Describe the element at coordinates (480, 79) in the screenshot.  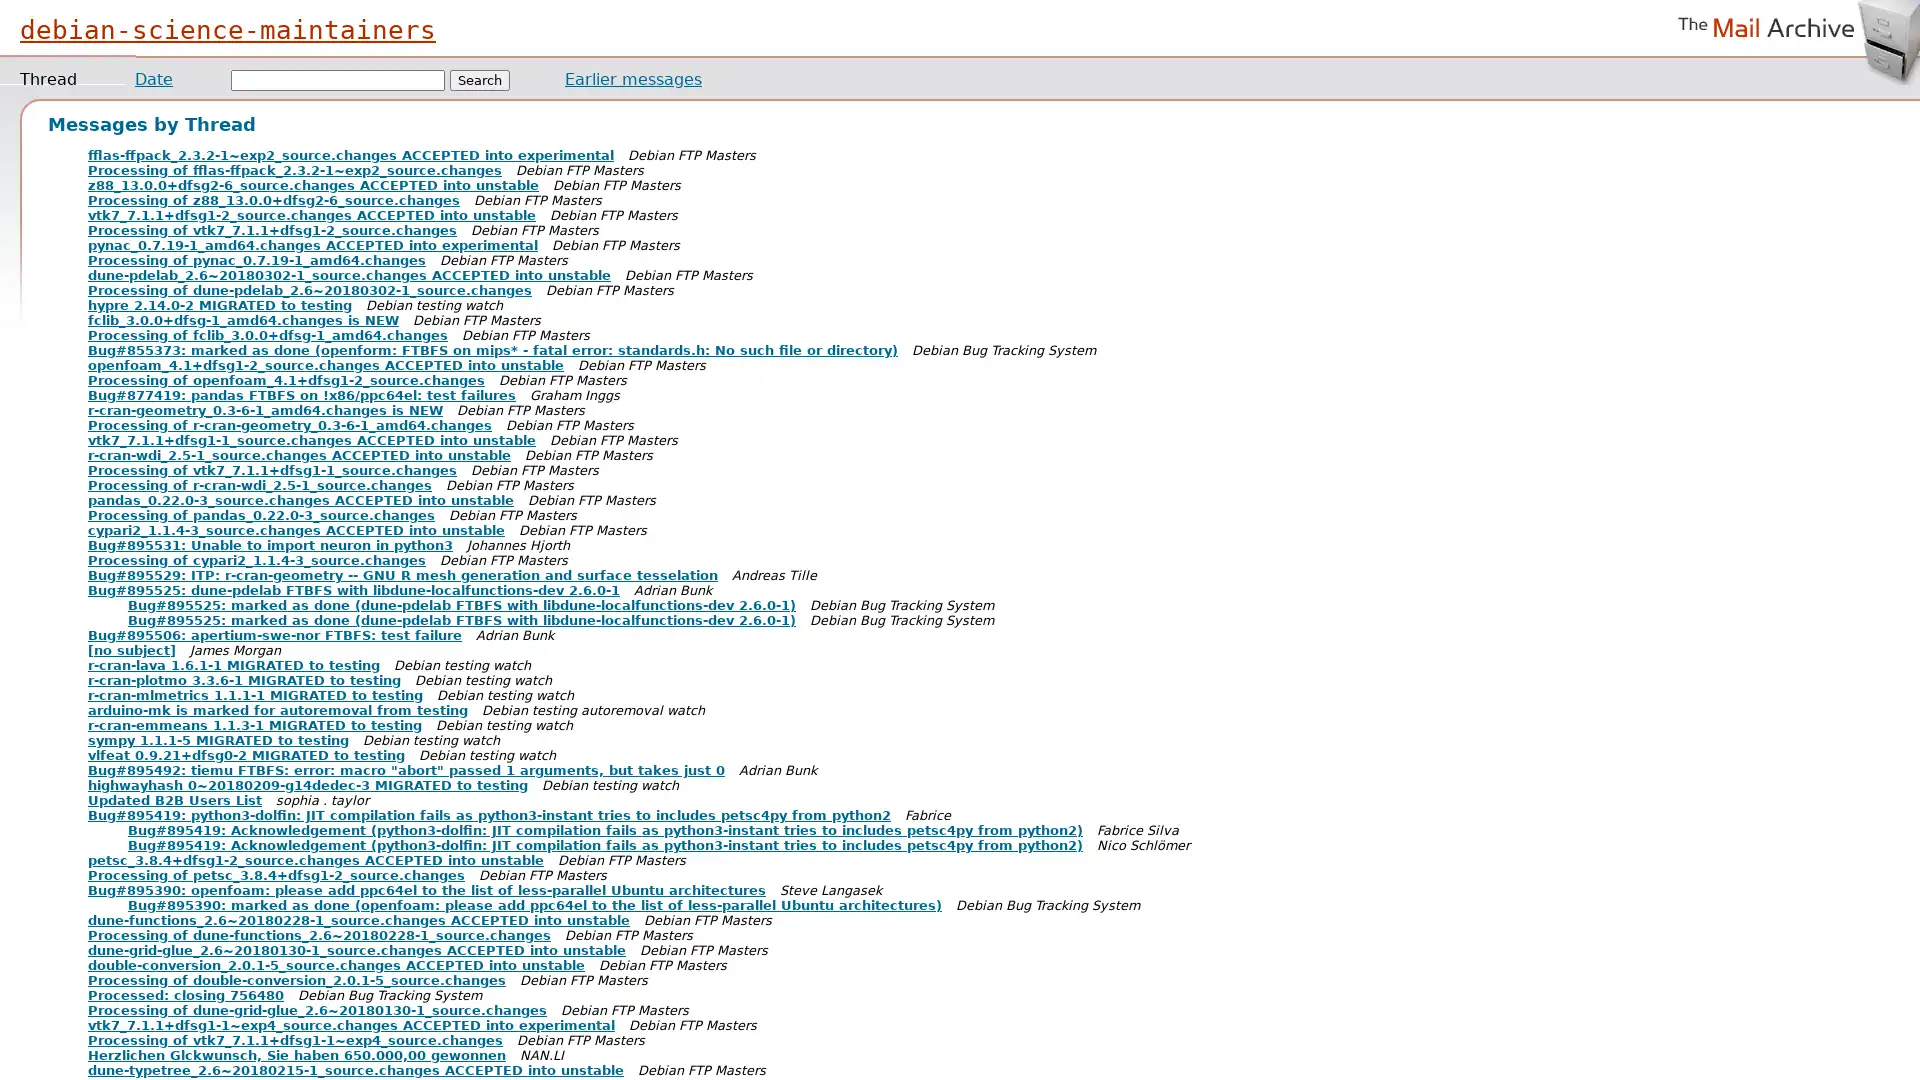
I see `Search` at that location.